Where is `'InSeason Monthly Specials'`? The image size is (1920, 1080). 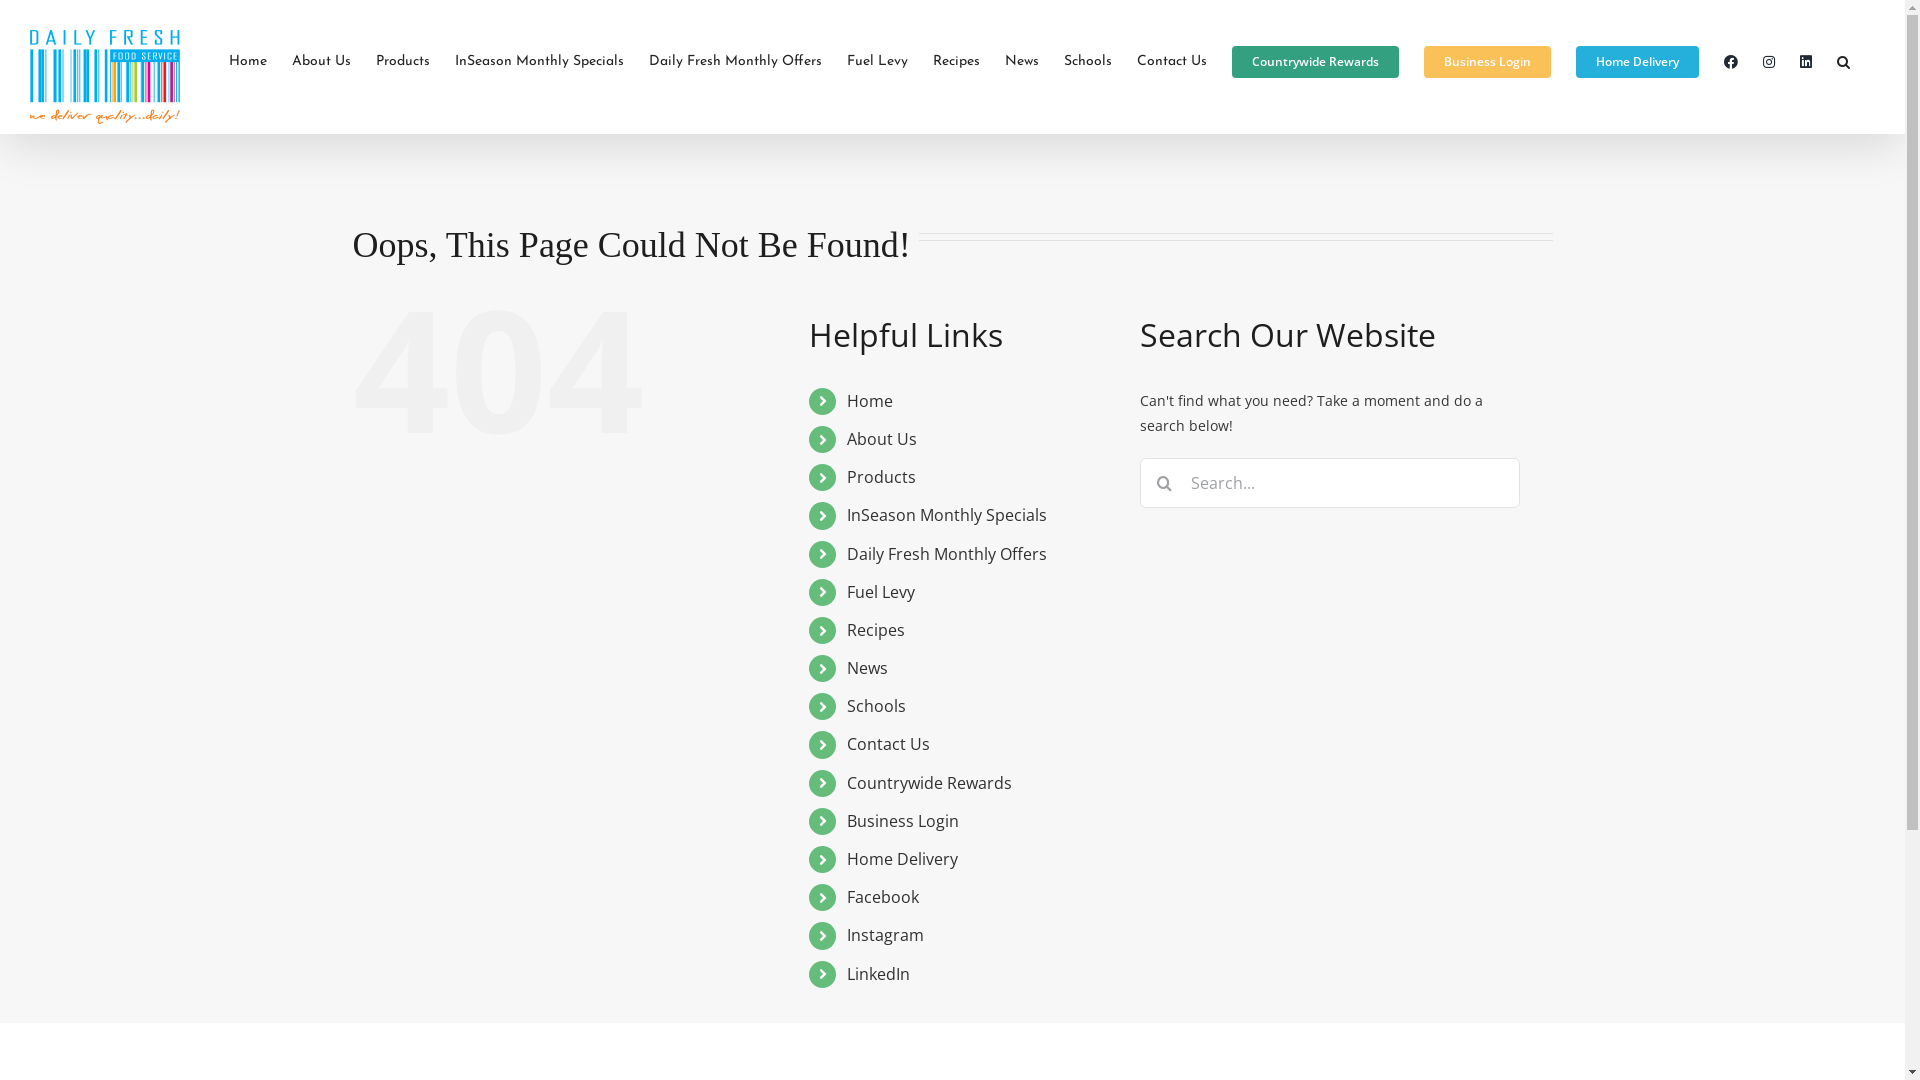
'InSeason Monthly Specials' is located at coordinates (945, 514).